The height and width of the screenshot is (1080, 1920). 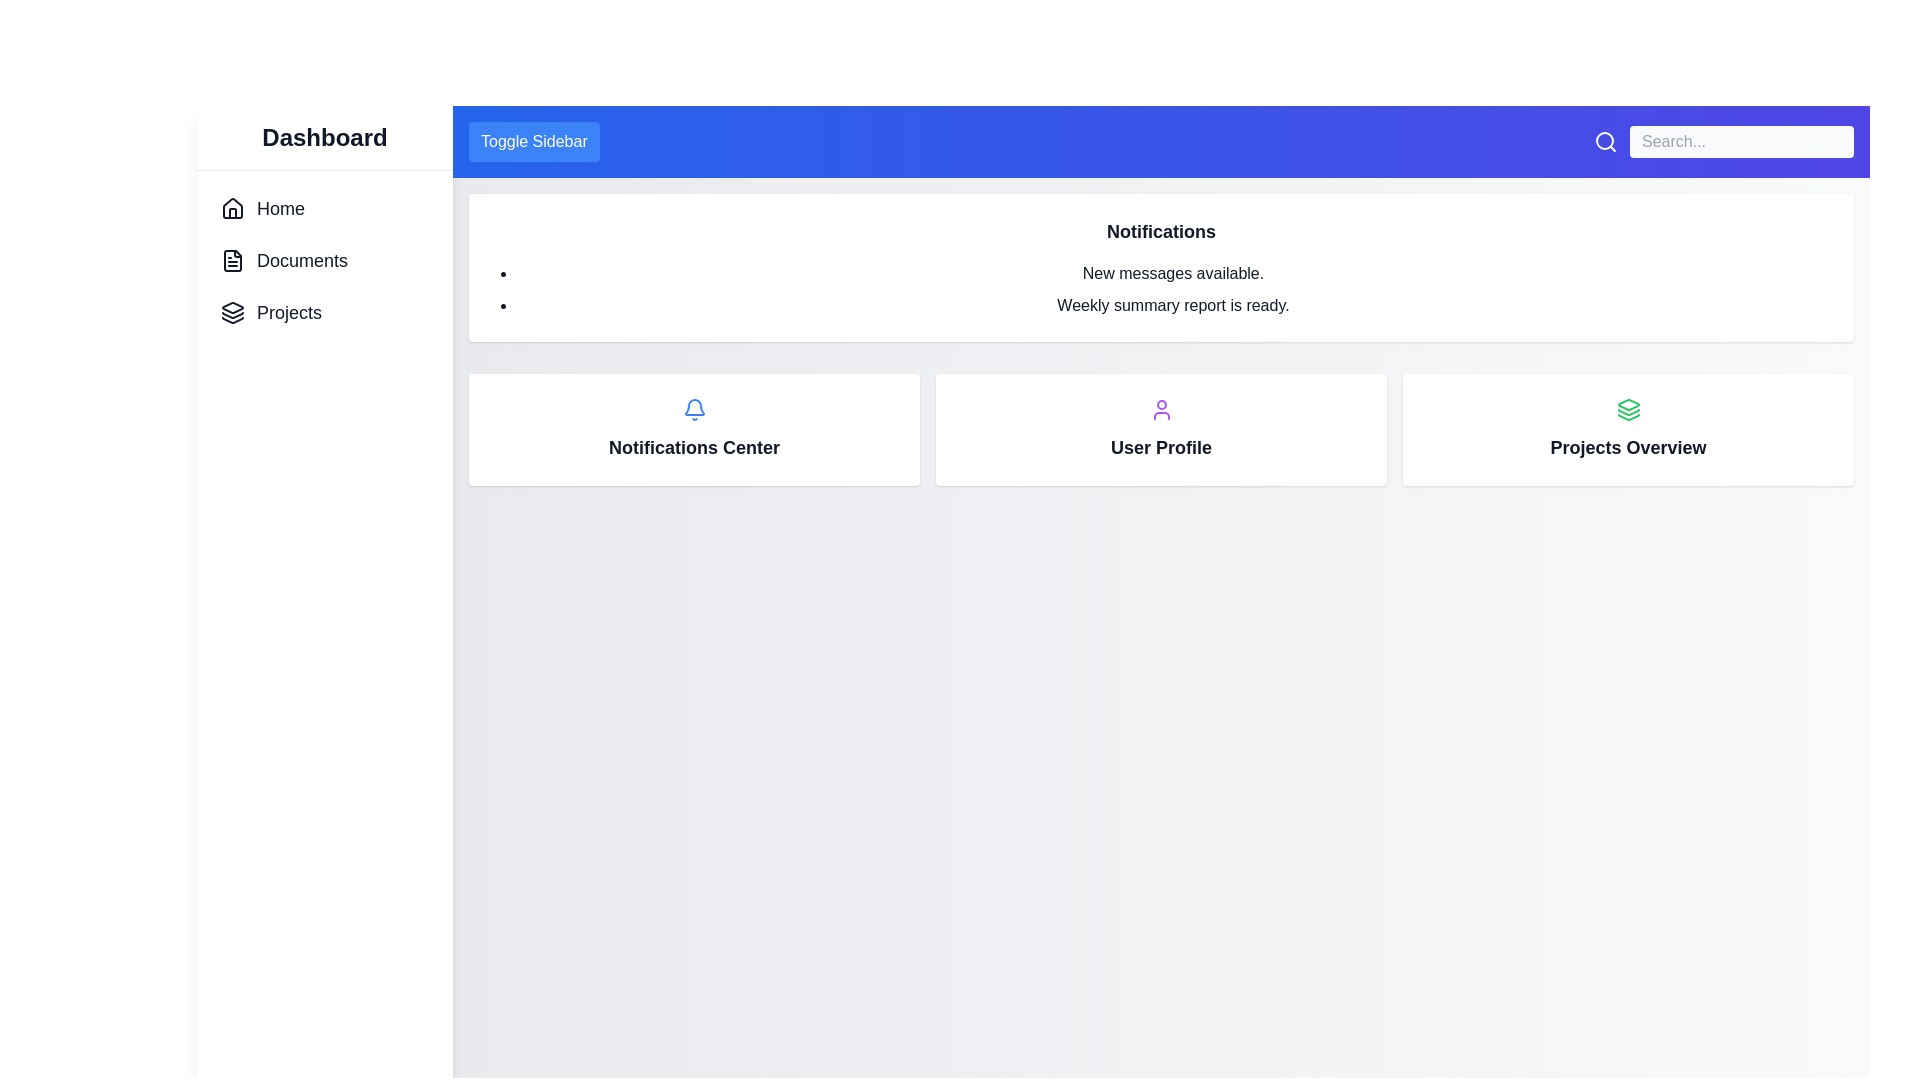 I want to click on the blue-tinted bell icon located at the top center of the interface, which signifies notifications and unread messages, so click(x=694, y=406).